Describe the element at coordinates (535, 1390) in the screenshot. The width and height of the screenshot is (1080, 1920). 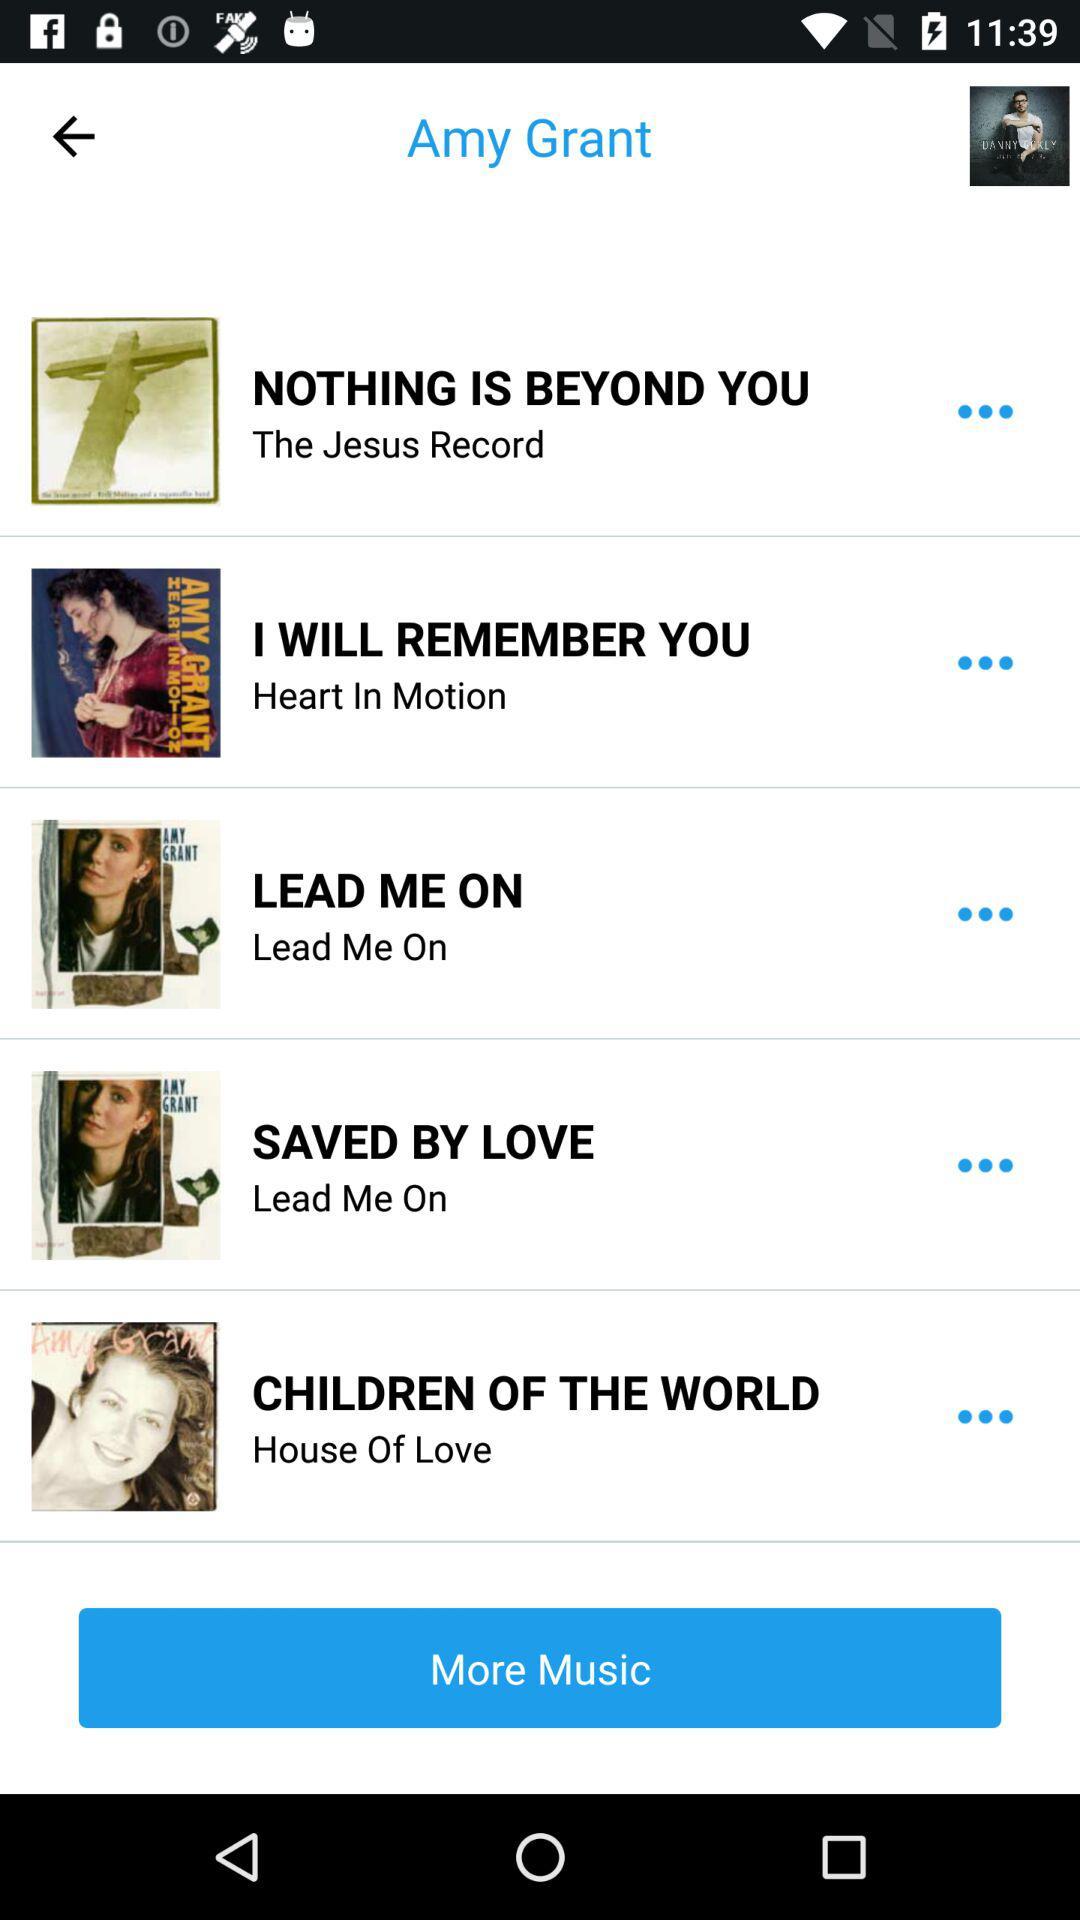
I see `icon above house of love item` at that location.